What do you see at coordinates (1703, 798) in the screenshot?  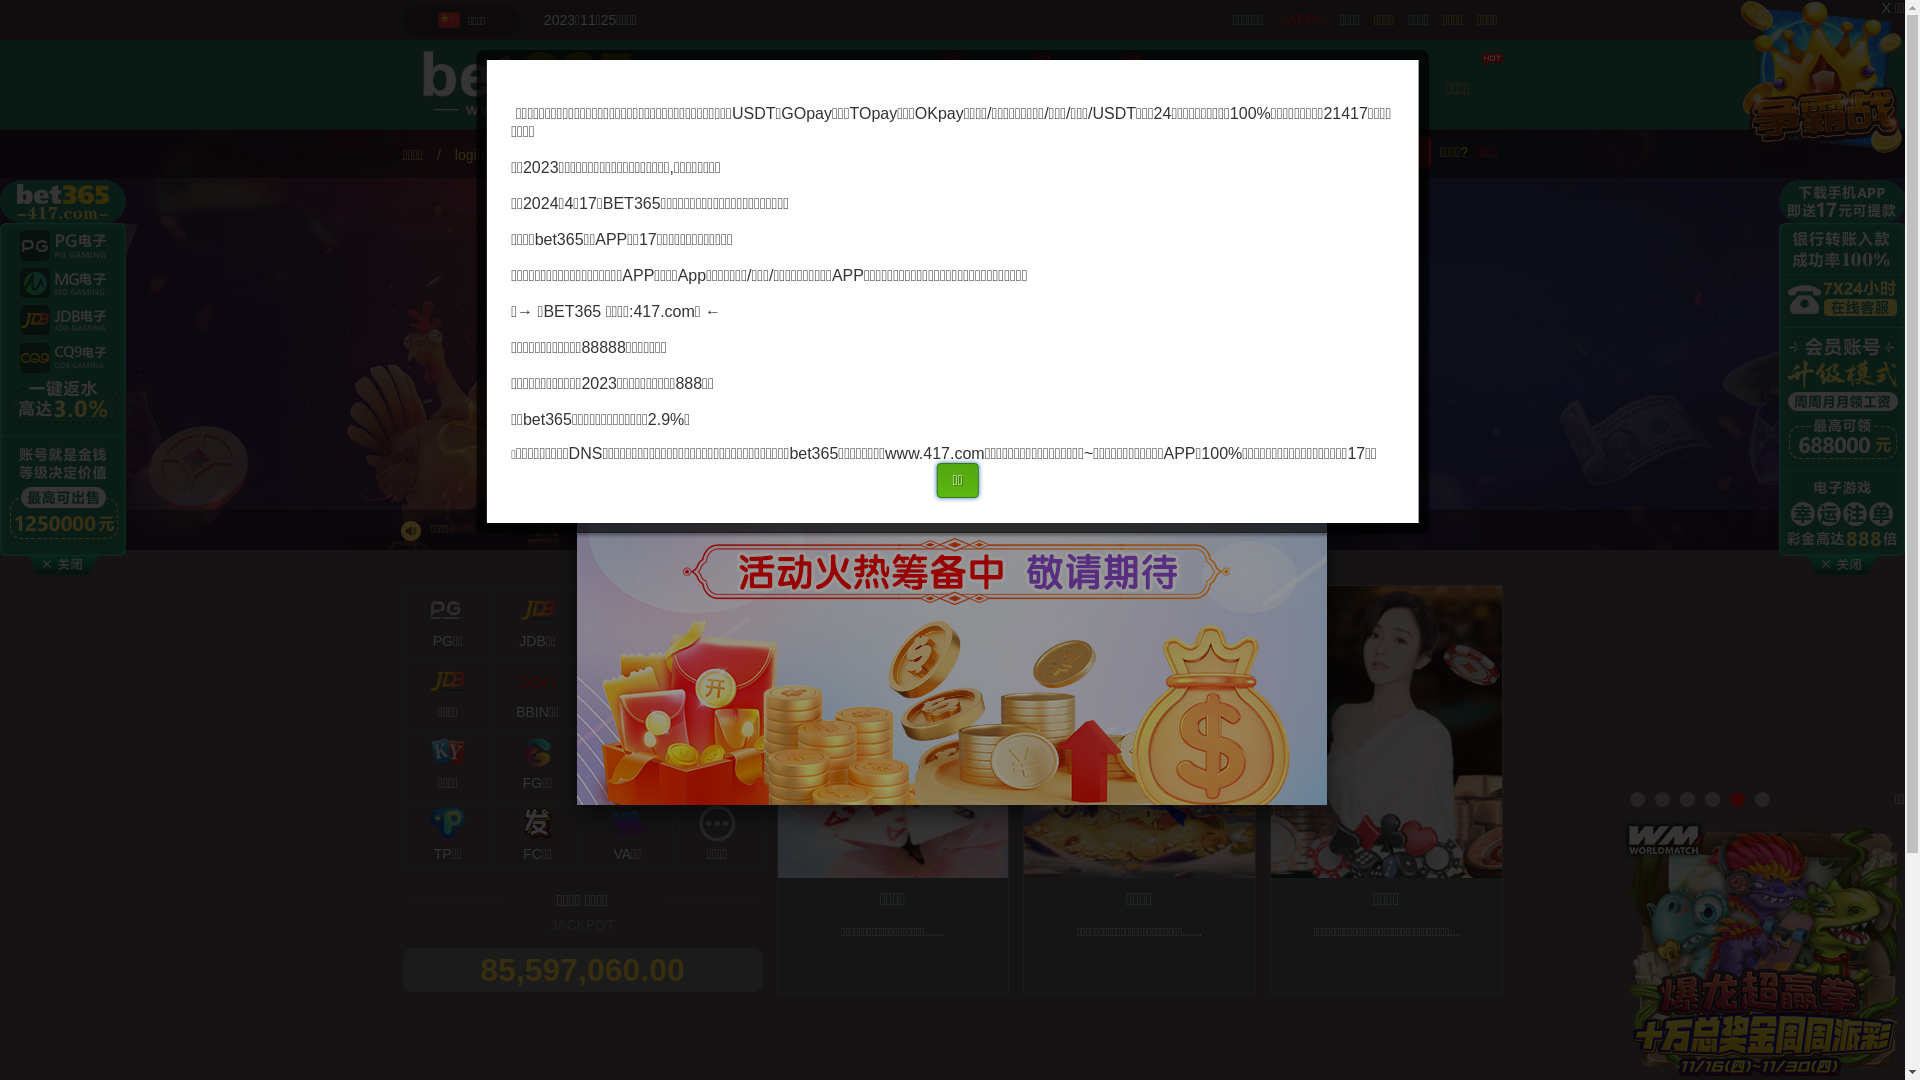 I see `'4'` at bounding box center [1703, 798].